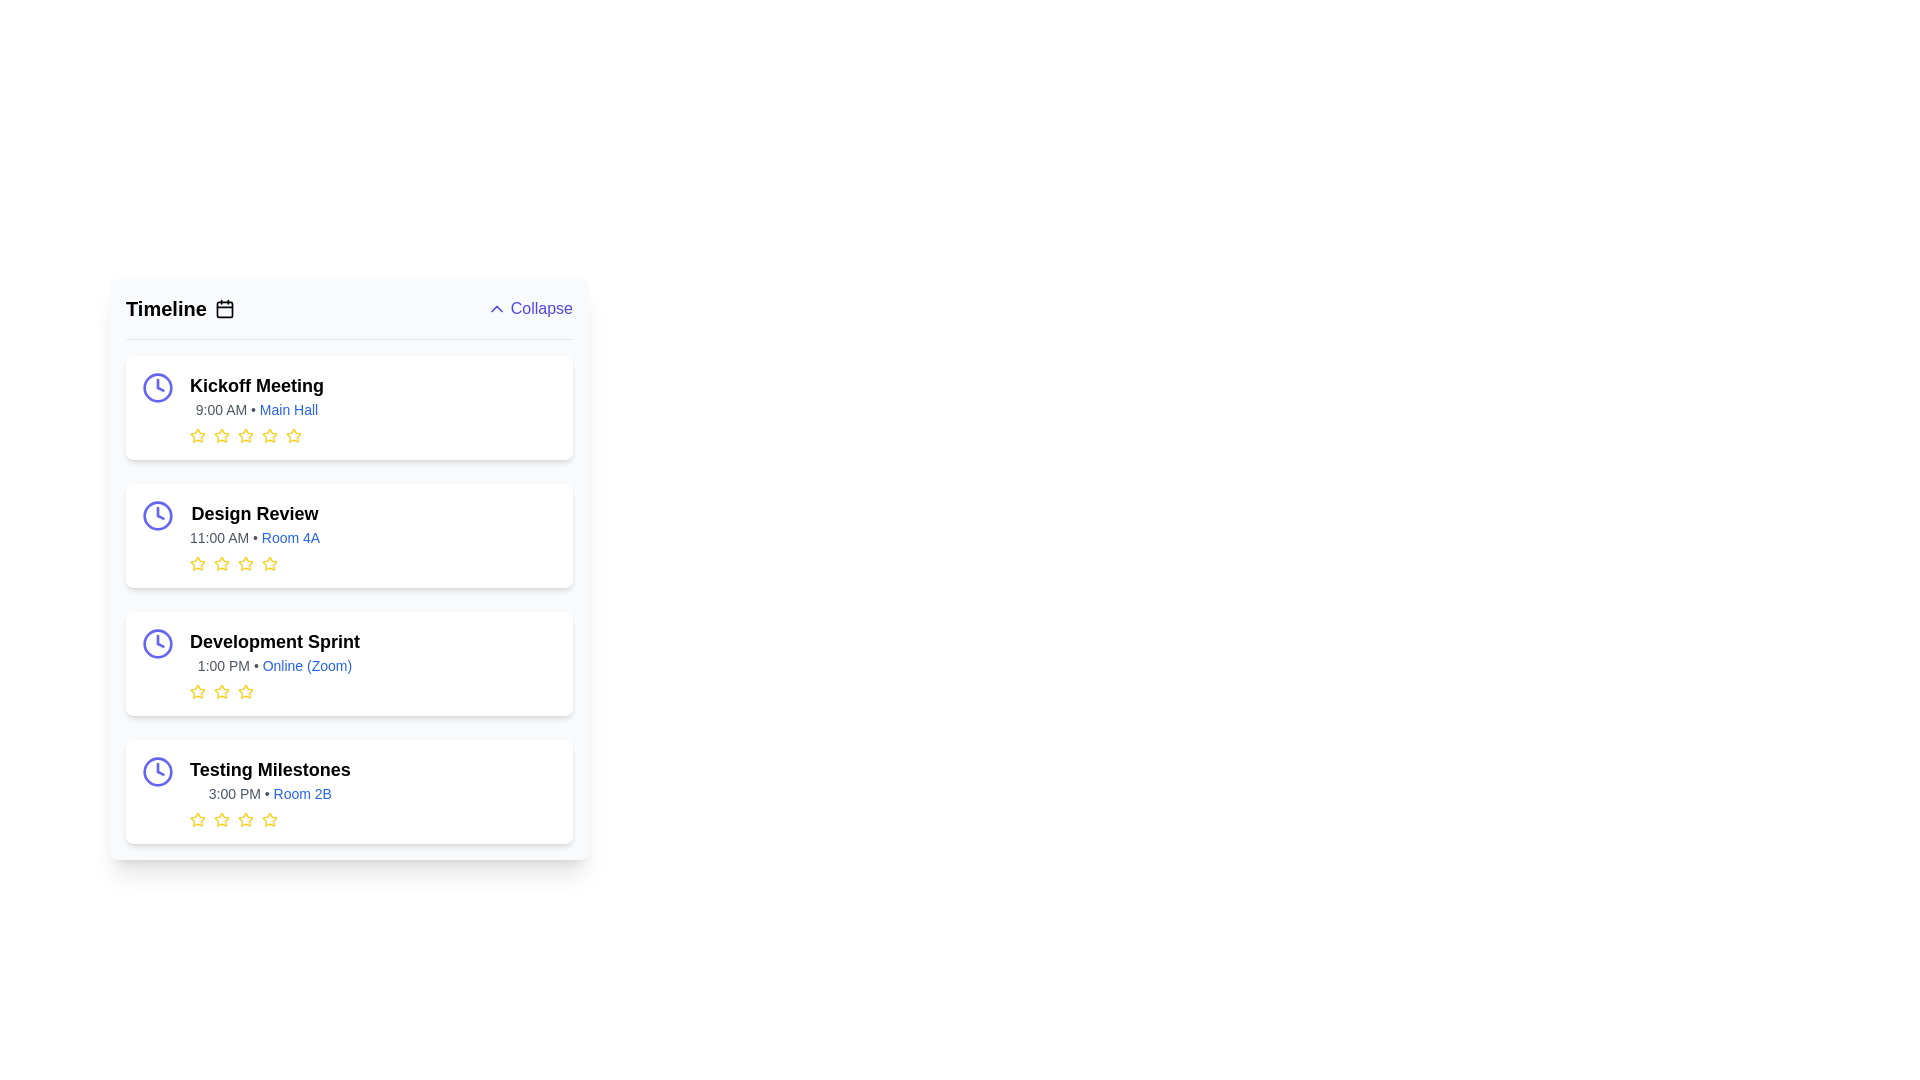  What do you see at coordinates (221, 690) in the screenshot?
I see `the third star-shaped Rating Star Icon, which is illustrated with yellow strokes` at bounding box center [221, 690].